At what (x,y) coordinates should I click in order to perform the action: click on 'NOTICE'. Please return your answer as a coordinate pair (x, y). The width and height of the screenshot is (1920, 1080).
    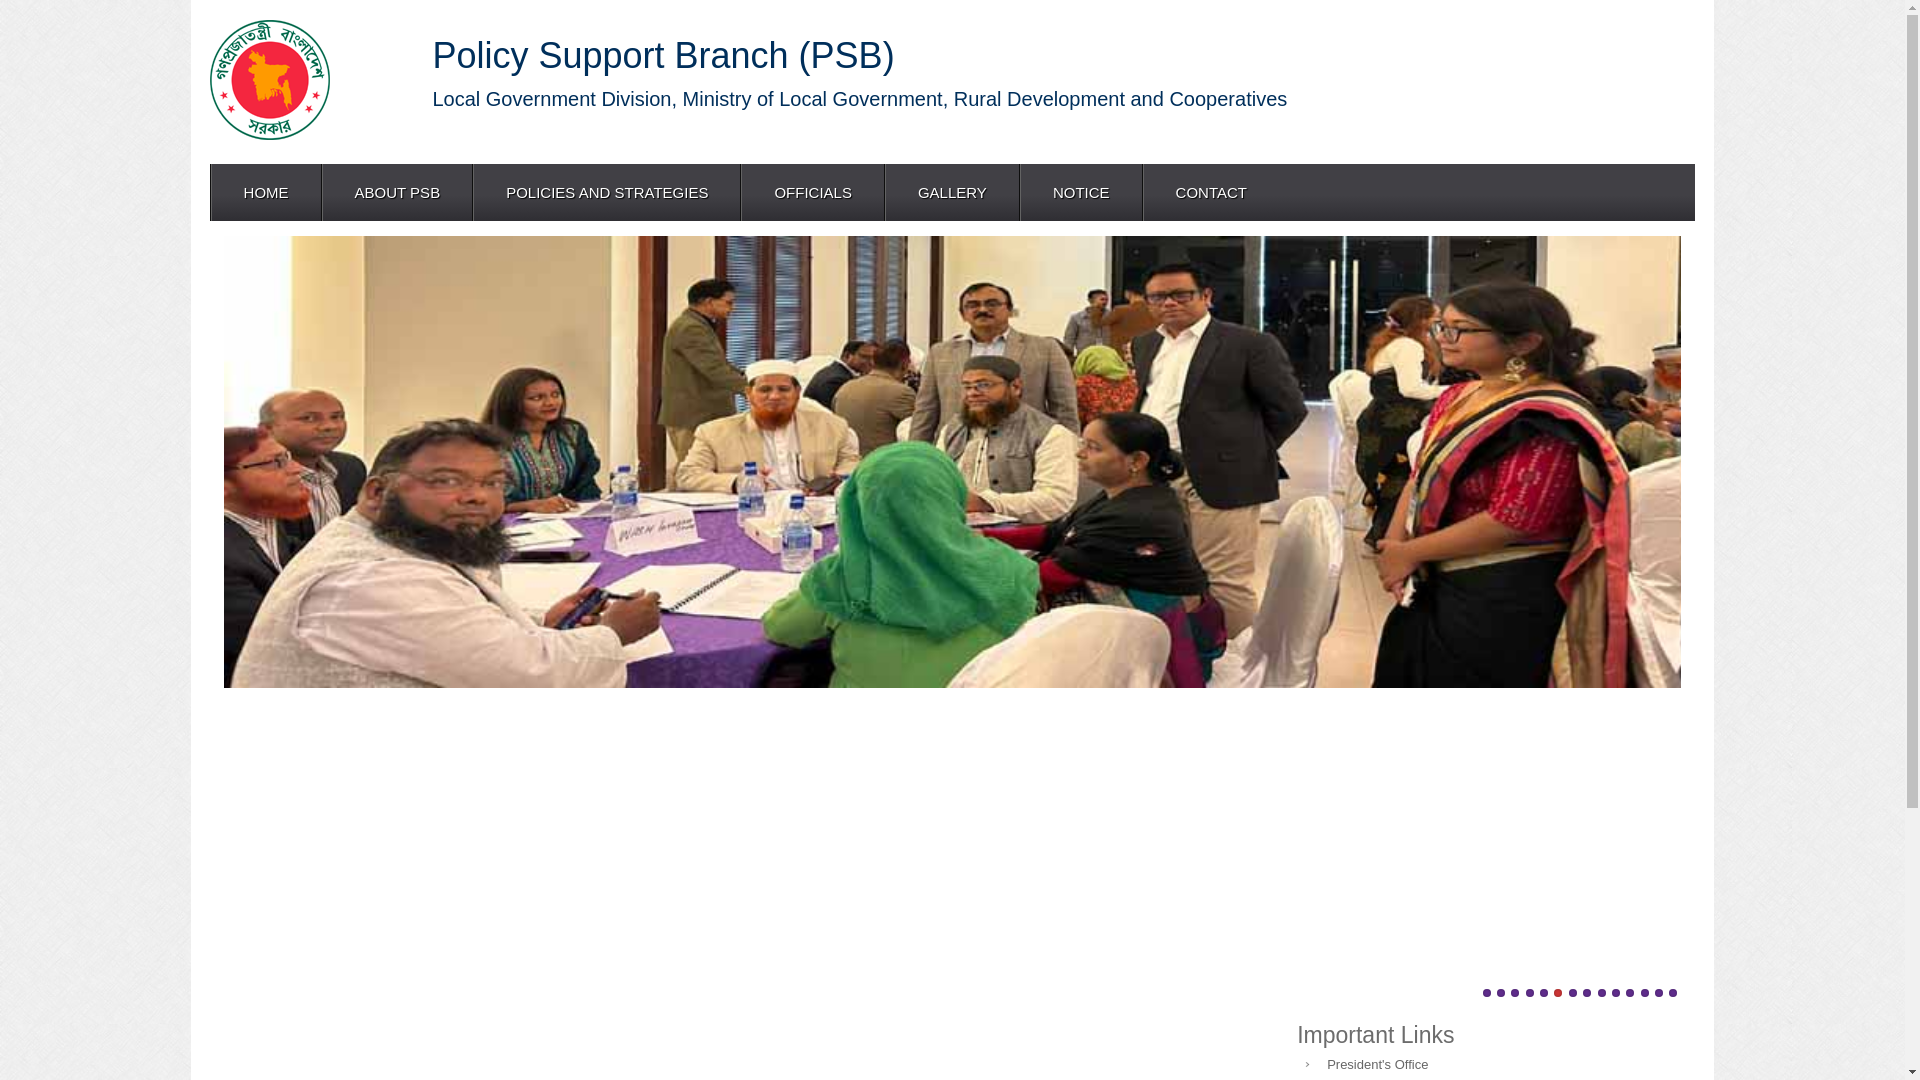
    Looking at the image, I should click on (1079, 192).